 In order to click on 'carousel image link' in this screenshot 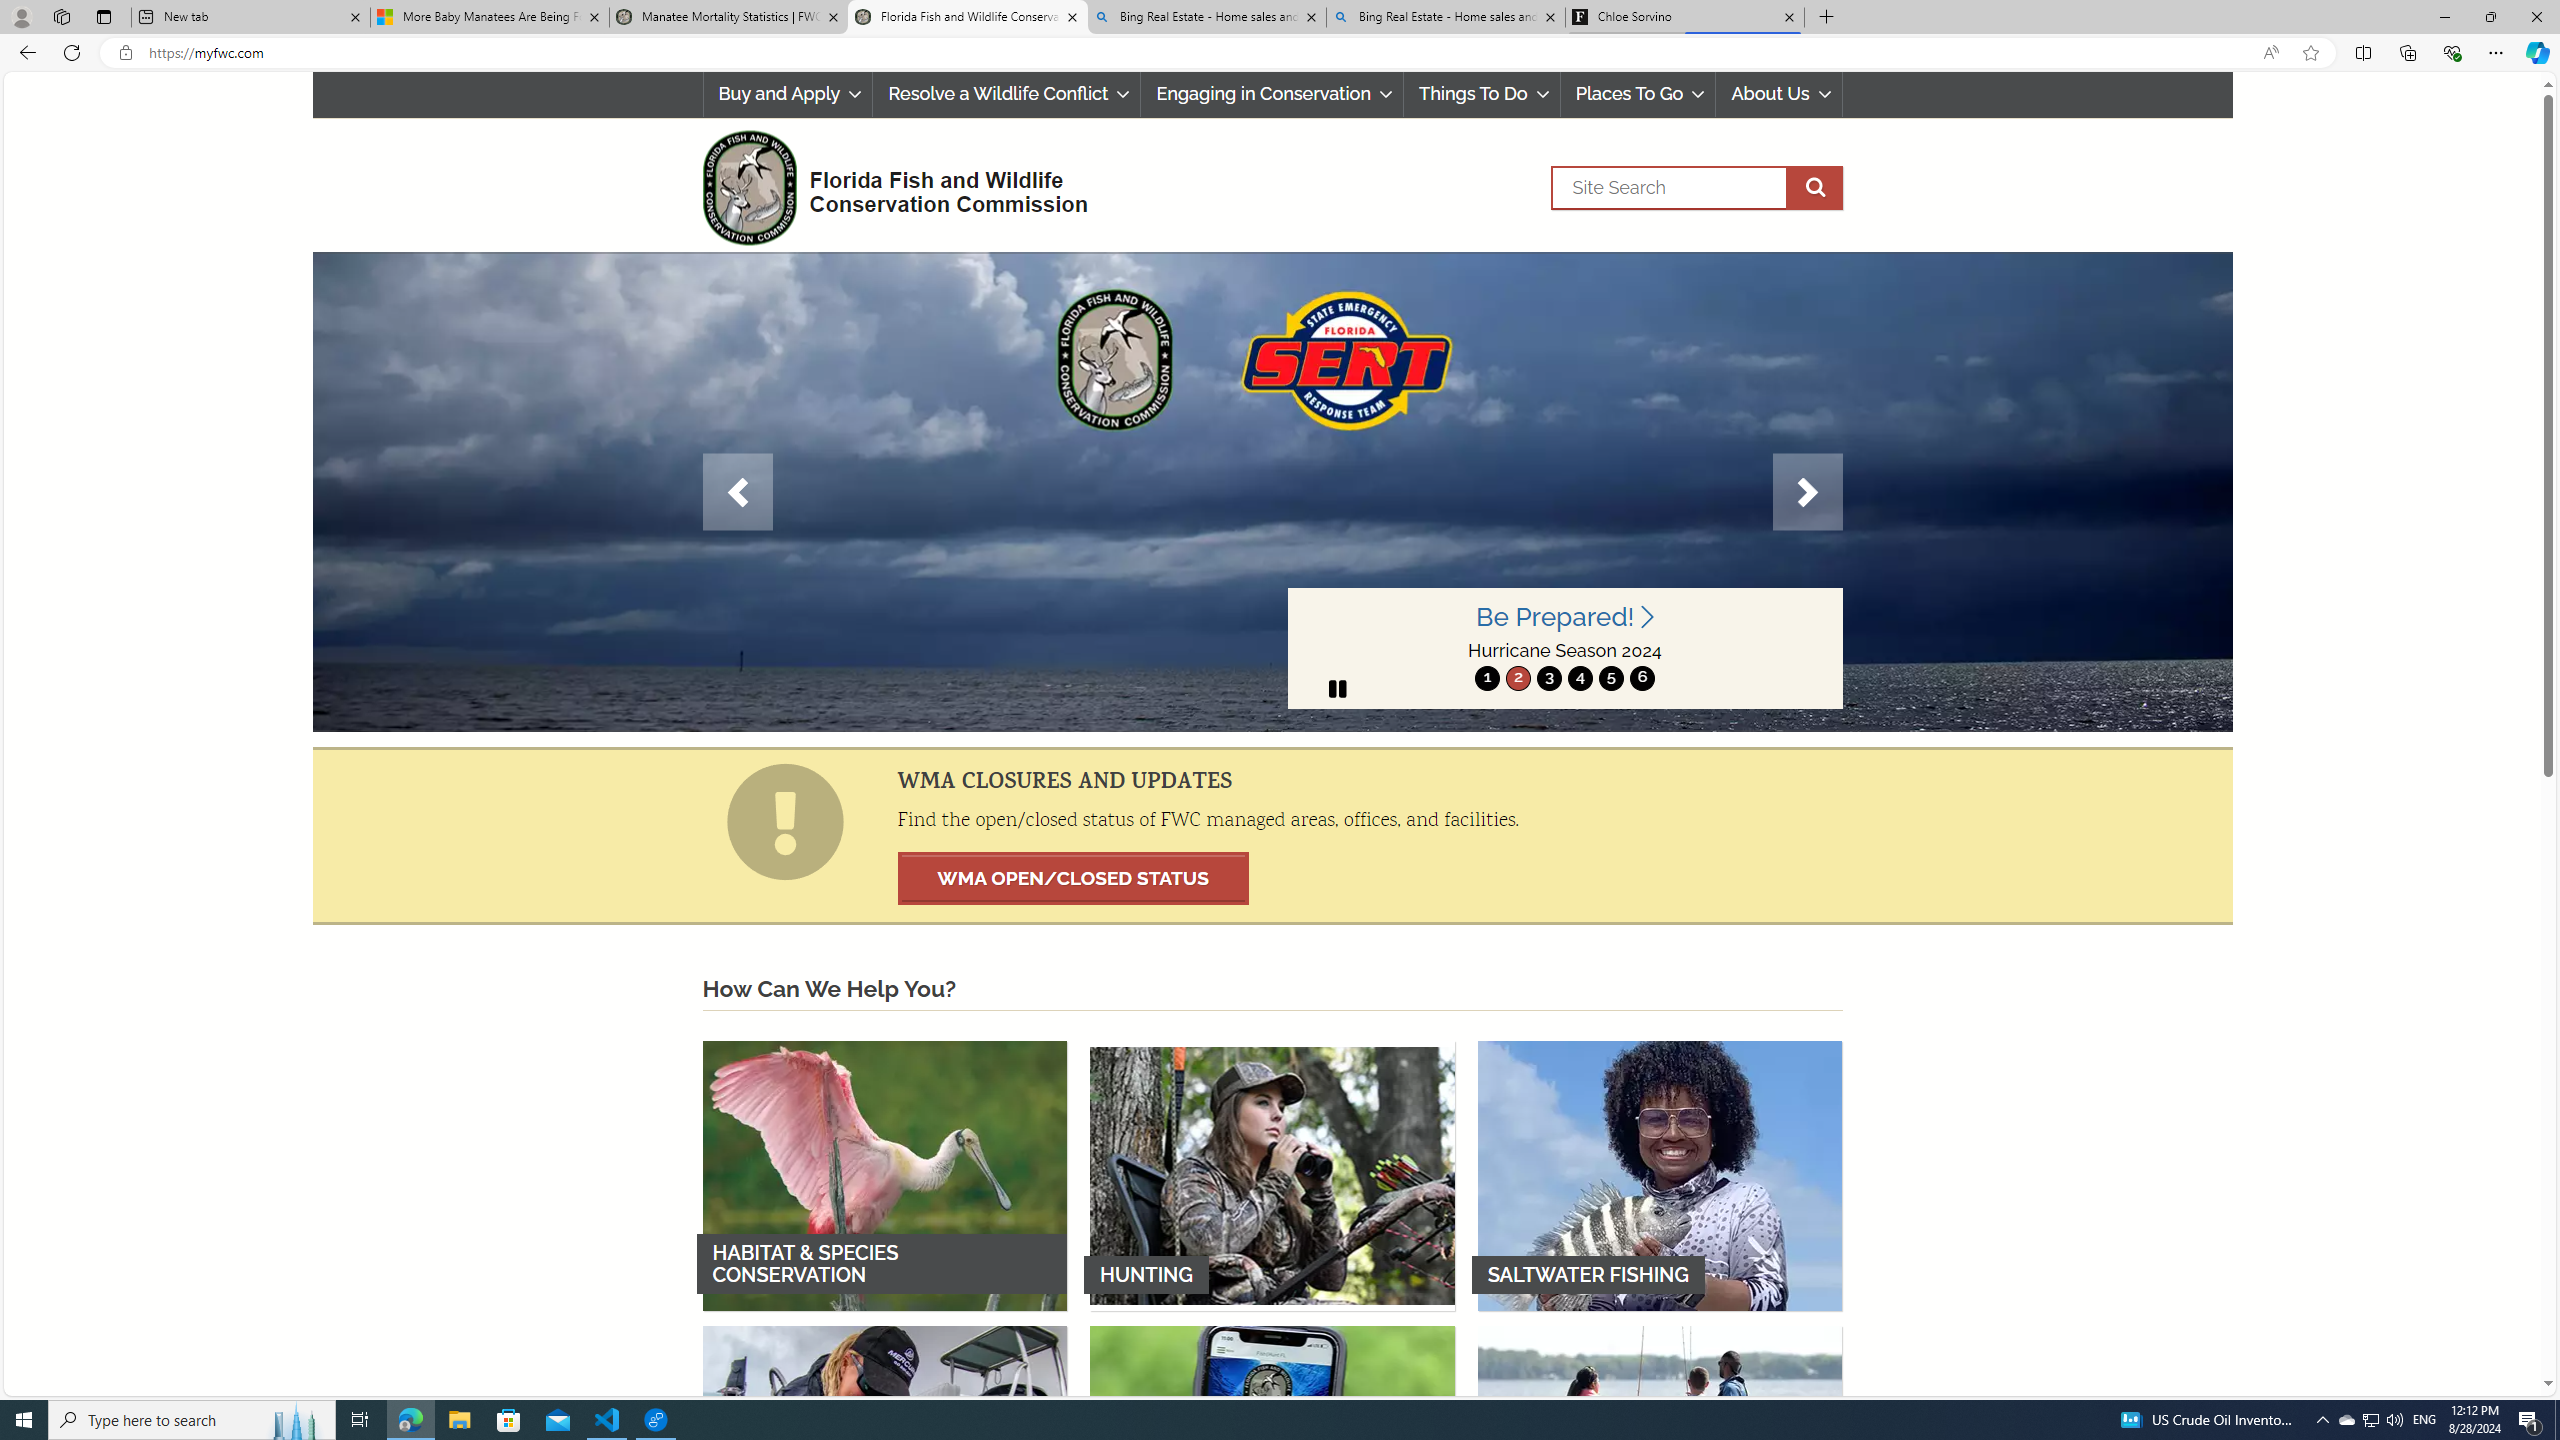, I will do `click(1271, 490)`.